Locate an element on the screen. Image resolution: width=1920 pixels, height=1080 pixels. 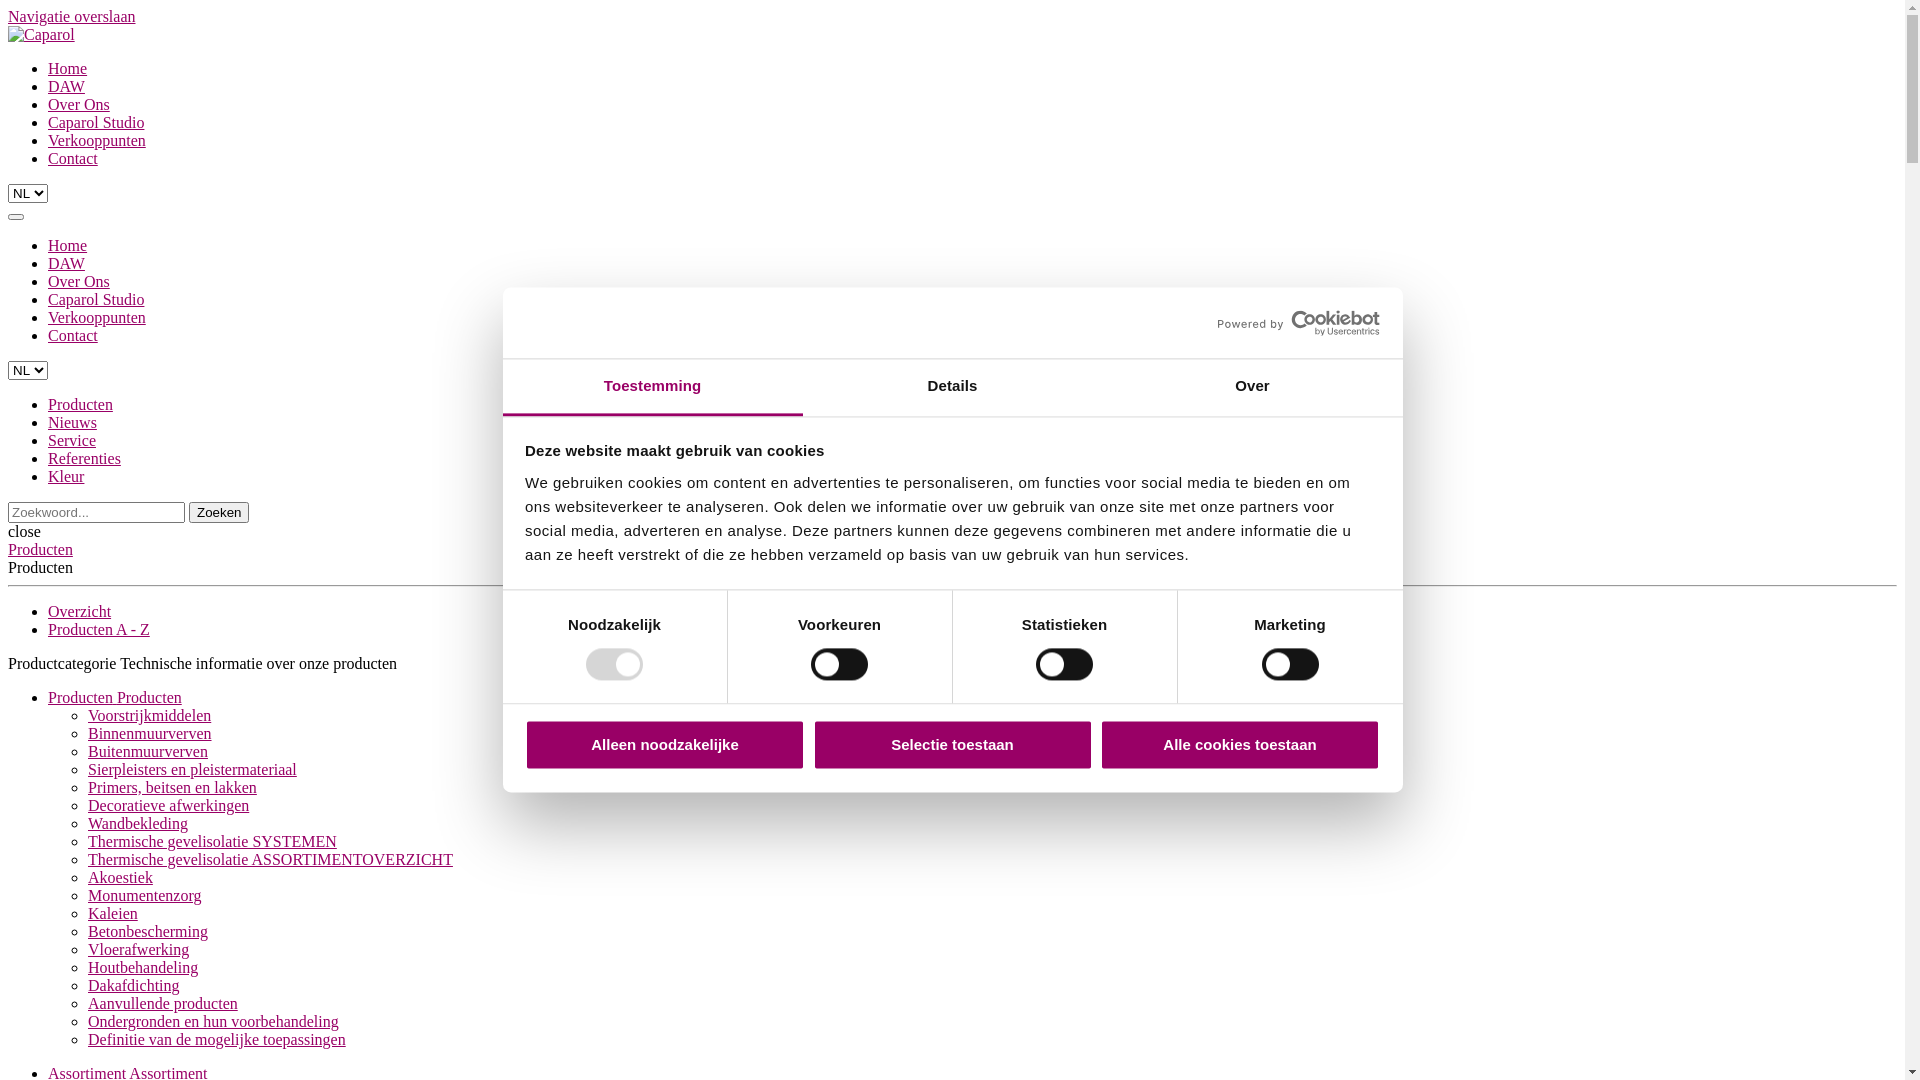
'Zoeken' is located at coordinates (219, 511).